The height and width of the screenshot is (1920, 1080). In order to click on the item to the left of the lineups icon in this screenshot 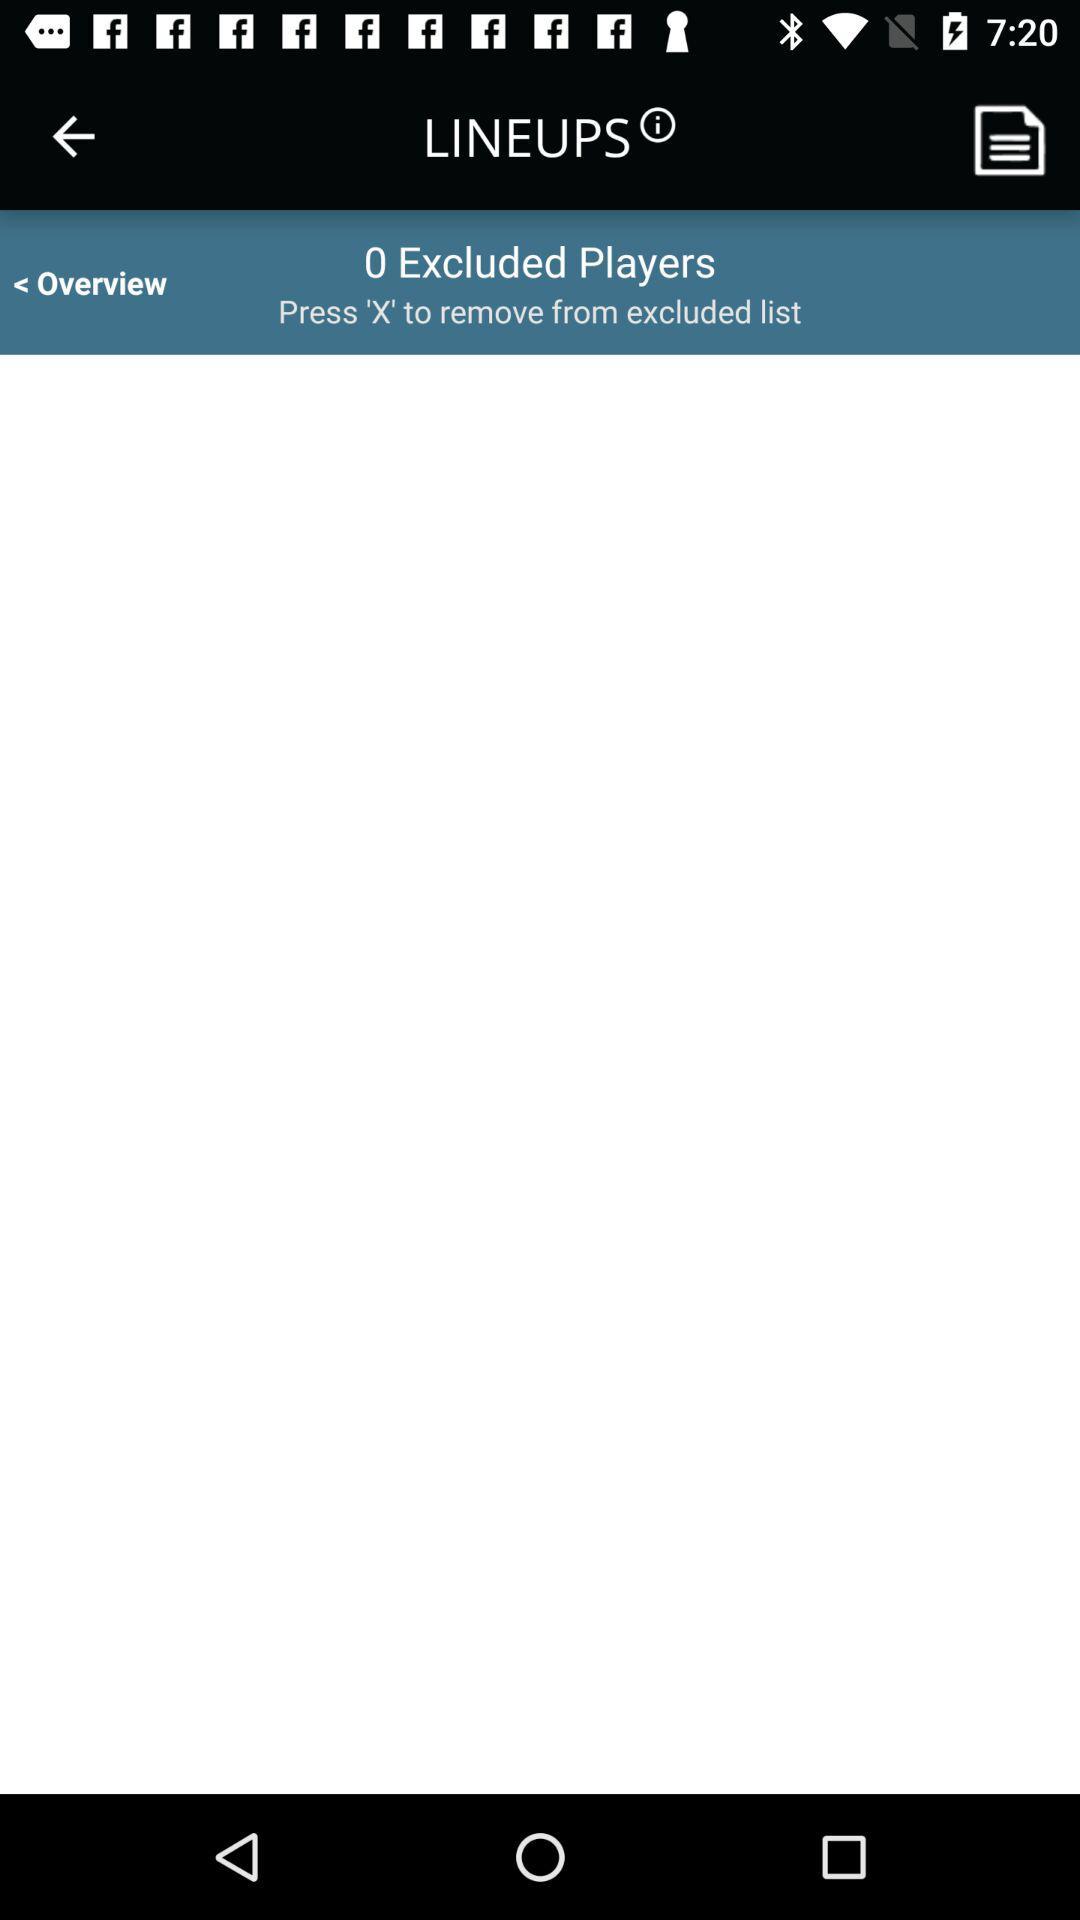, I will do `click(72, 135)`.